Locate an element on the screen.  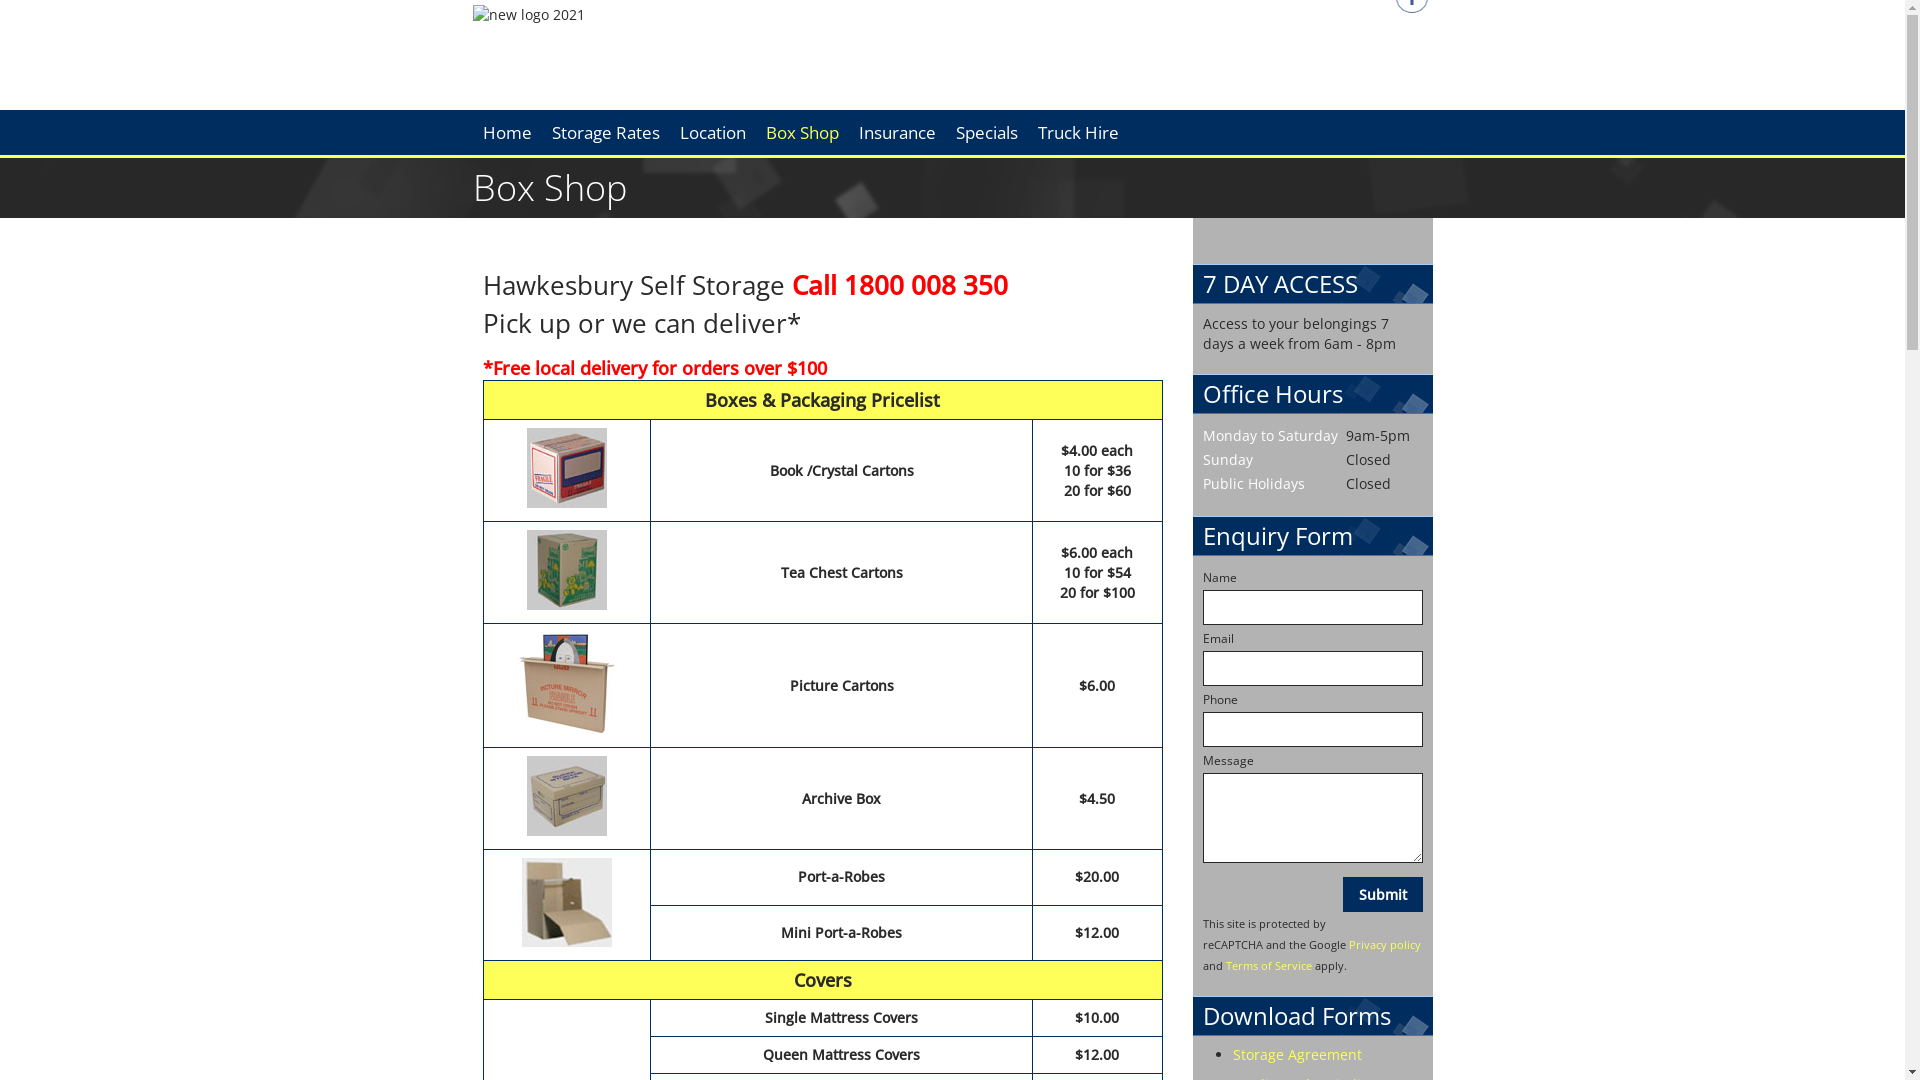
'Location' is located at coordinates (713, 132).